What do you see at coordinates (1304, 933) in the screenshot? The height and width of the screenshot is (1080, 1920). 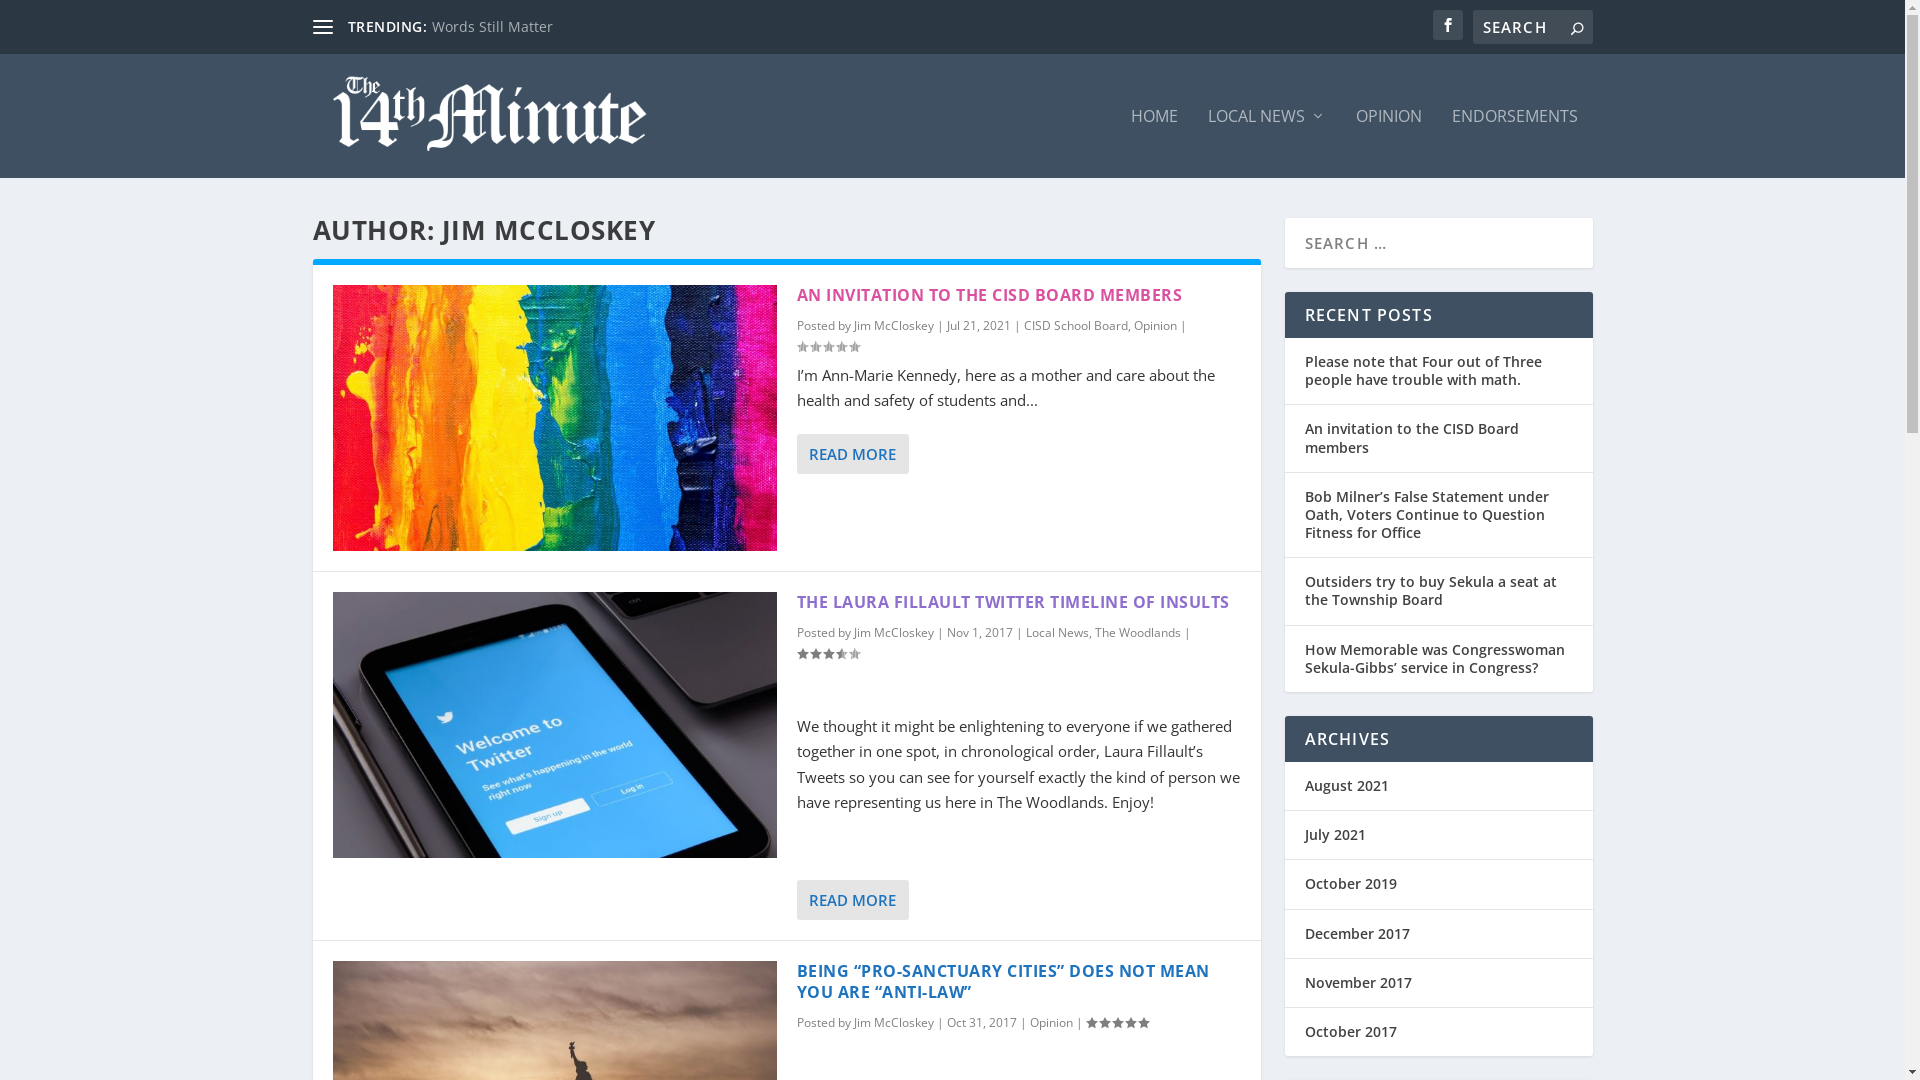 I see `'December 2017'` at bounding box center [1304, 933].